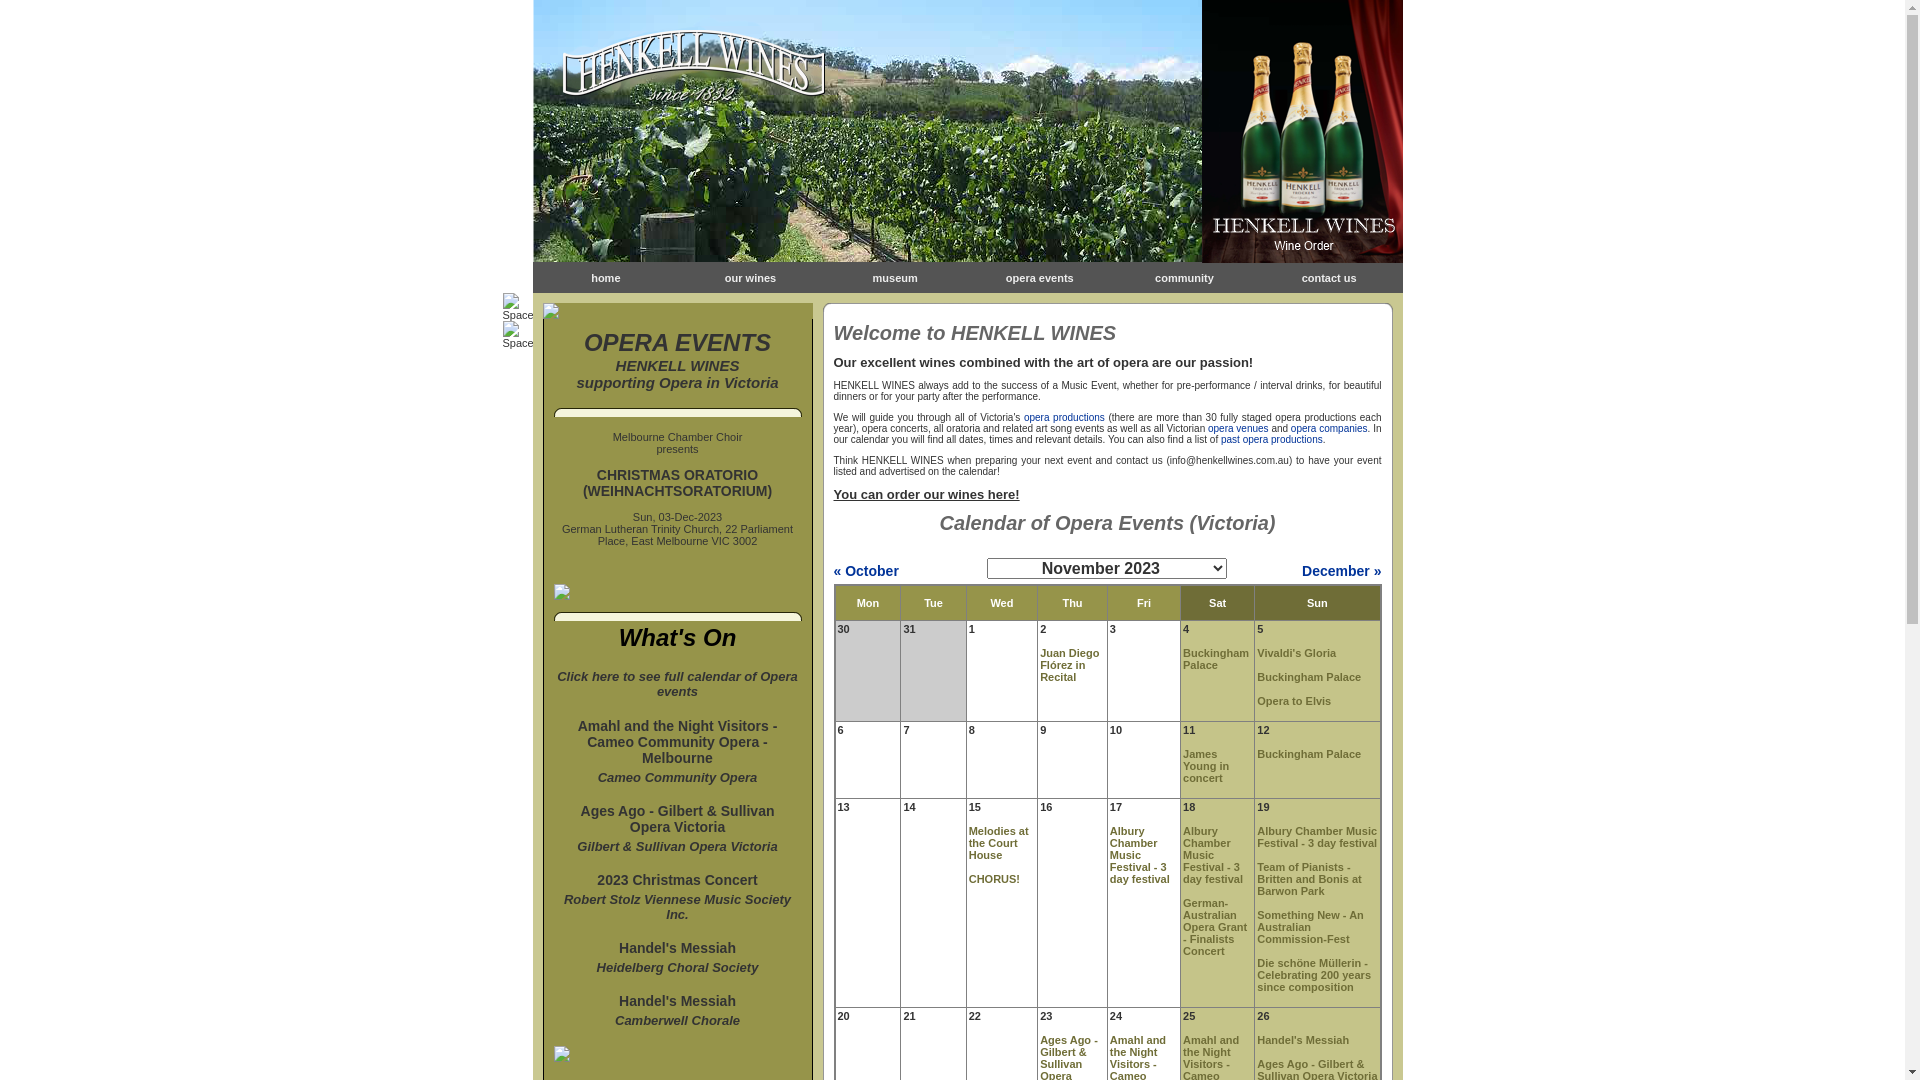 This screenshot has width=1920, height=1080. Describe the element at coordinates (998, 843) in the screenshot. I see `'Melodies at the Court House'` at that location.